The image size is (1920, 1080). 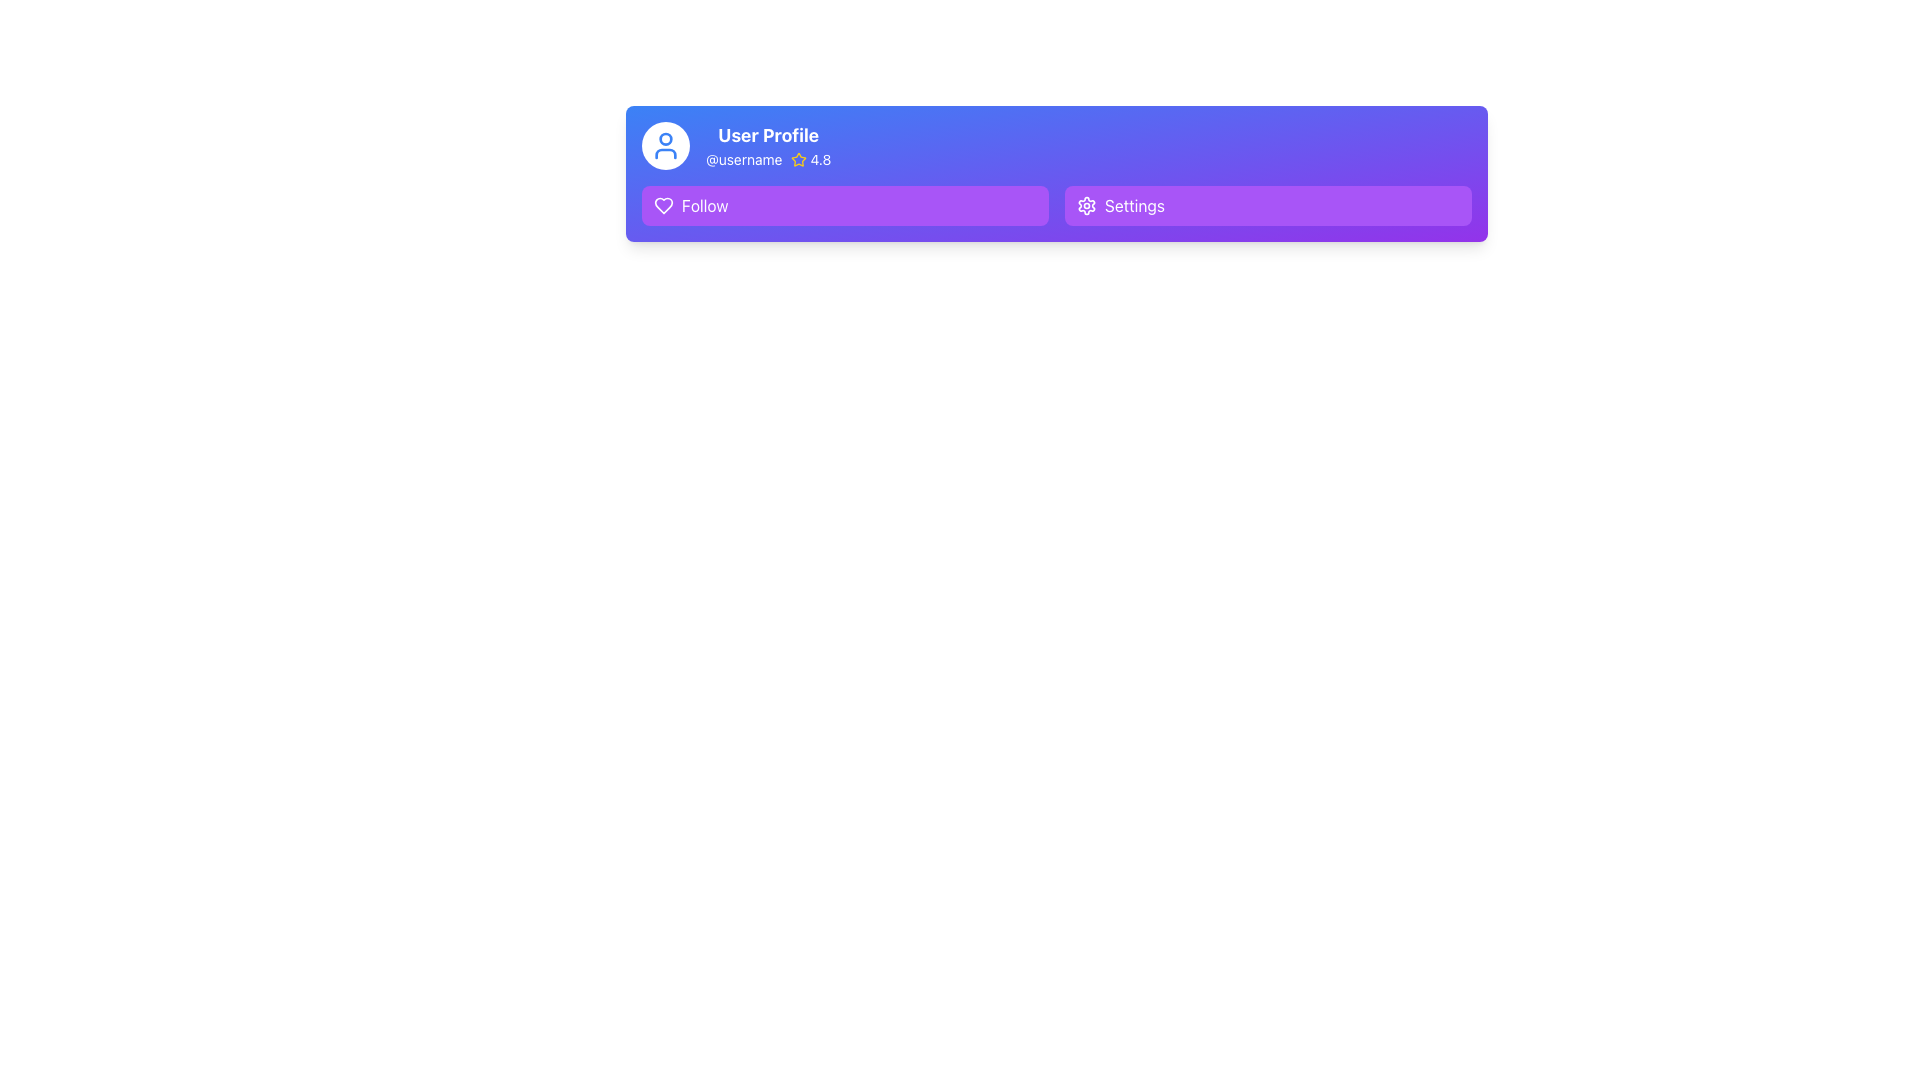 I want to click on the purple settings gear icon located on the header bar to the right of the 'Follow' button, so click(x=1085, y=205).